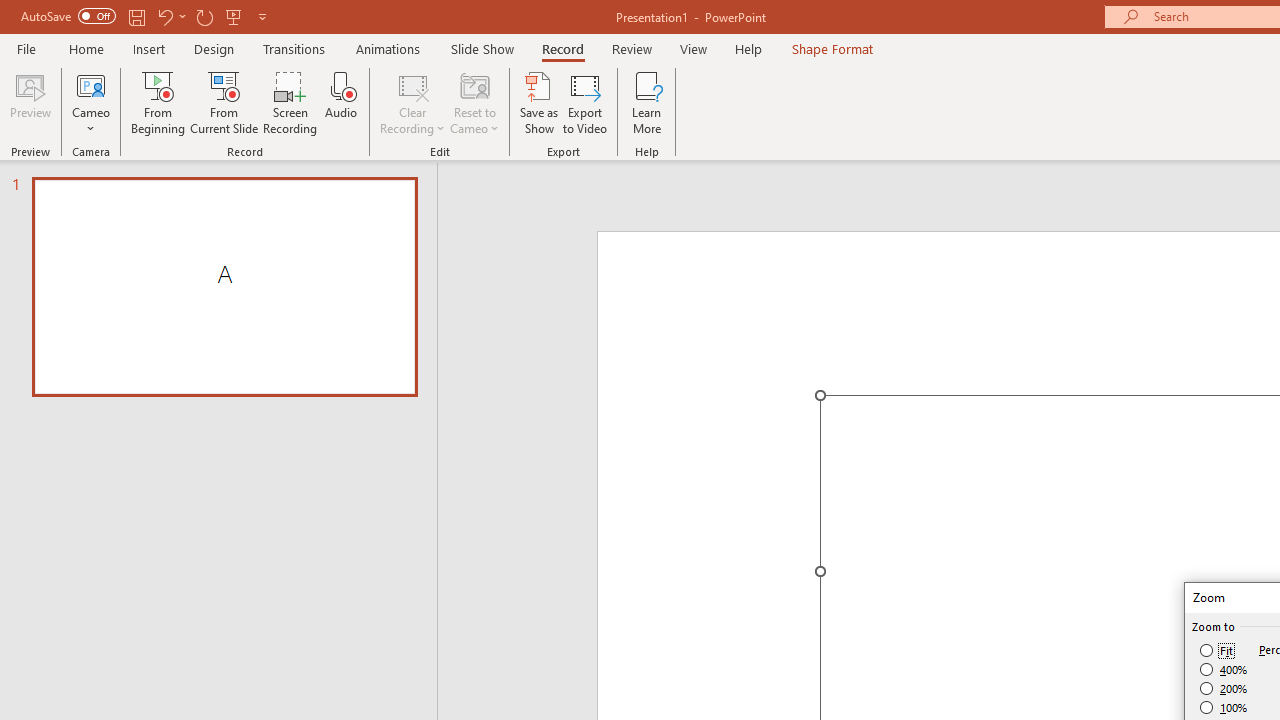 This screenshot has width=1280, height=720. Describe the element at coordinates (289, 103) in the screenshot. I see `'Screen Recording'` at that location.